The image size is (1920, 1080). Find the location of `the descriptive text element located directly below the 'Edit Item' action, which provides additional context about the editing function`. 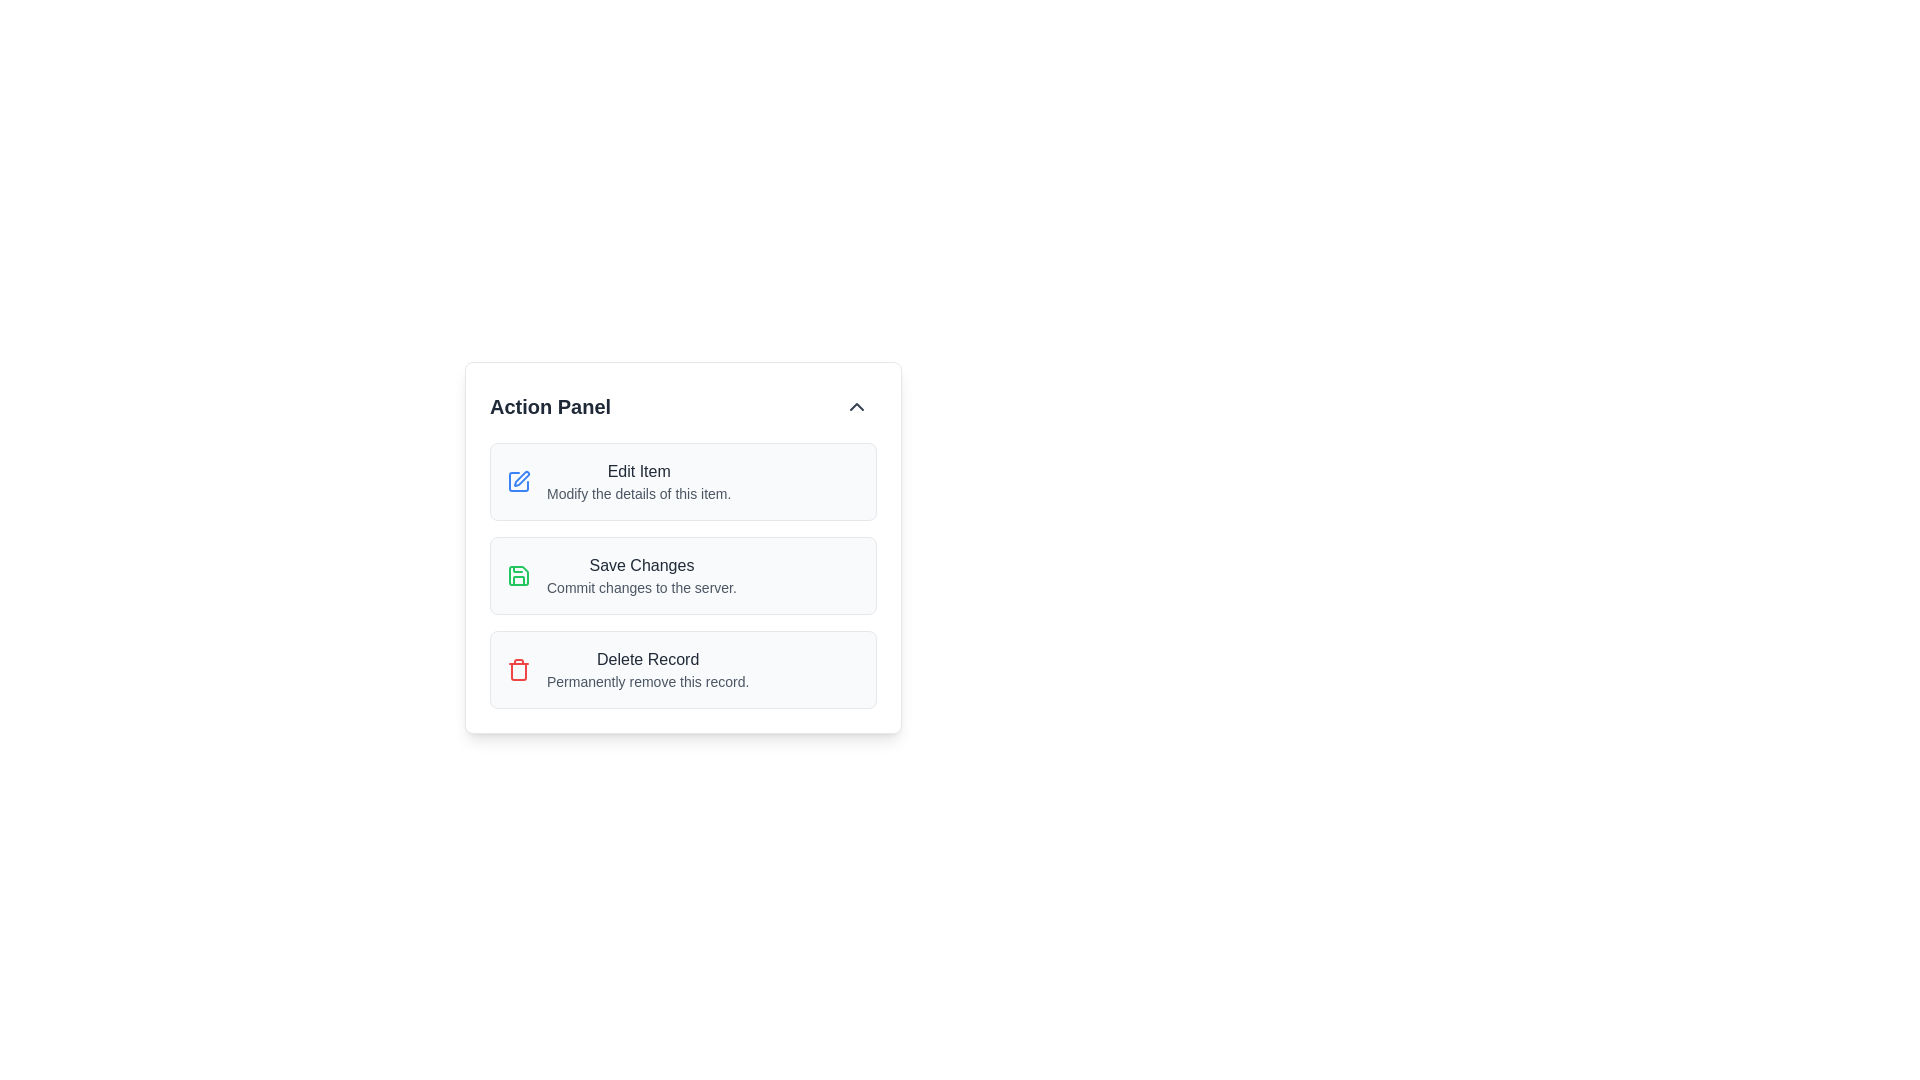

the descriptive text element located directly below the 'Edit Item' action, which provides additional context about the editing function is located at coordinates (638, 493).